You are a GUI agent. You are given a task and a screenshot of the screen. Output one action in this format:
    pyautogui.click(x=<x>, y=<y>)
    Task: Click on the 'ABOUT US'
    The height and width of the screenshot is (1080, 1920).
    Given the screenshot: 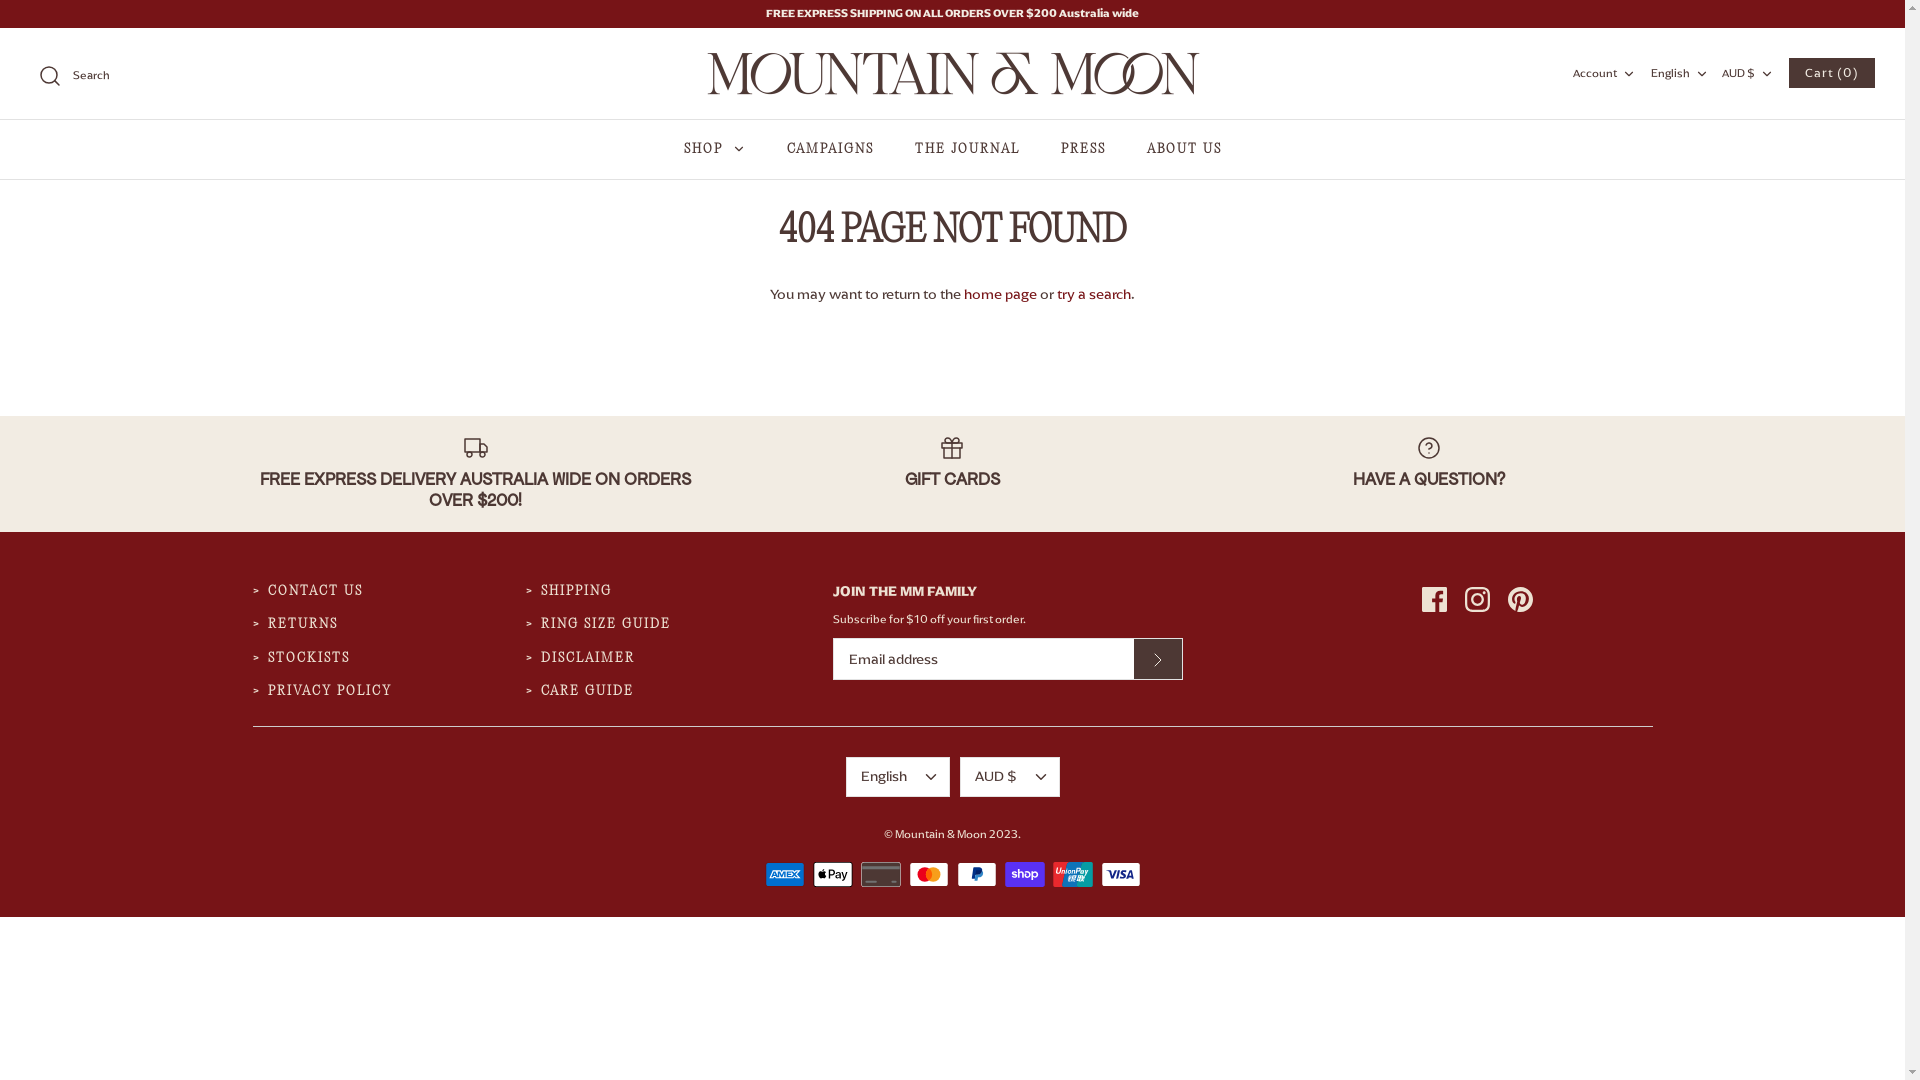 What is the action you would take?
    pyautogui.click(x=1183, y=149)
    